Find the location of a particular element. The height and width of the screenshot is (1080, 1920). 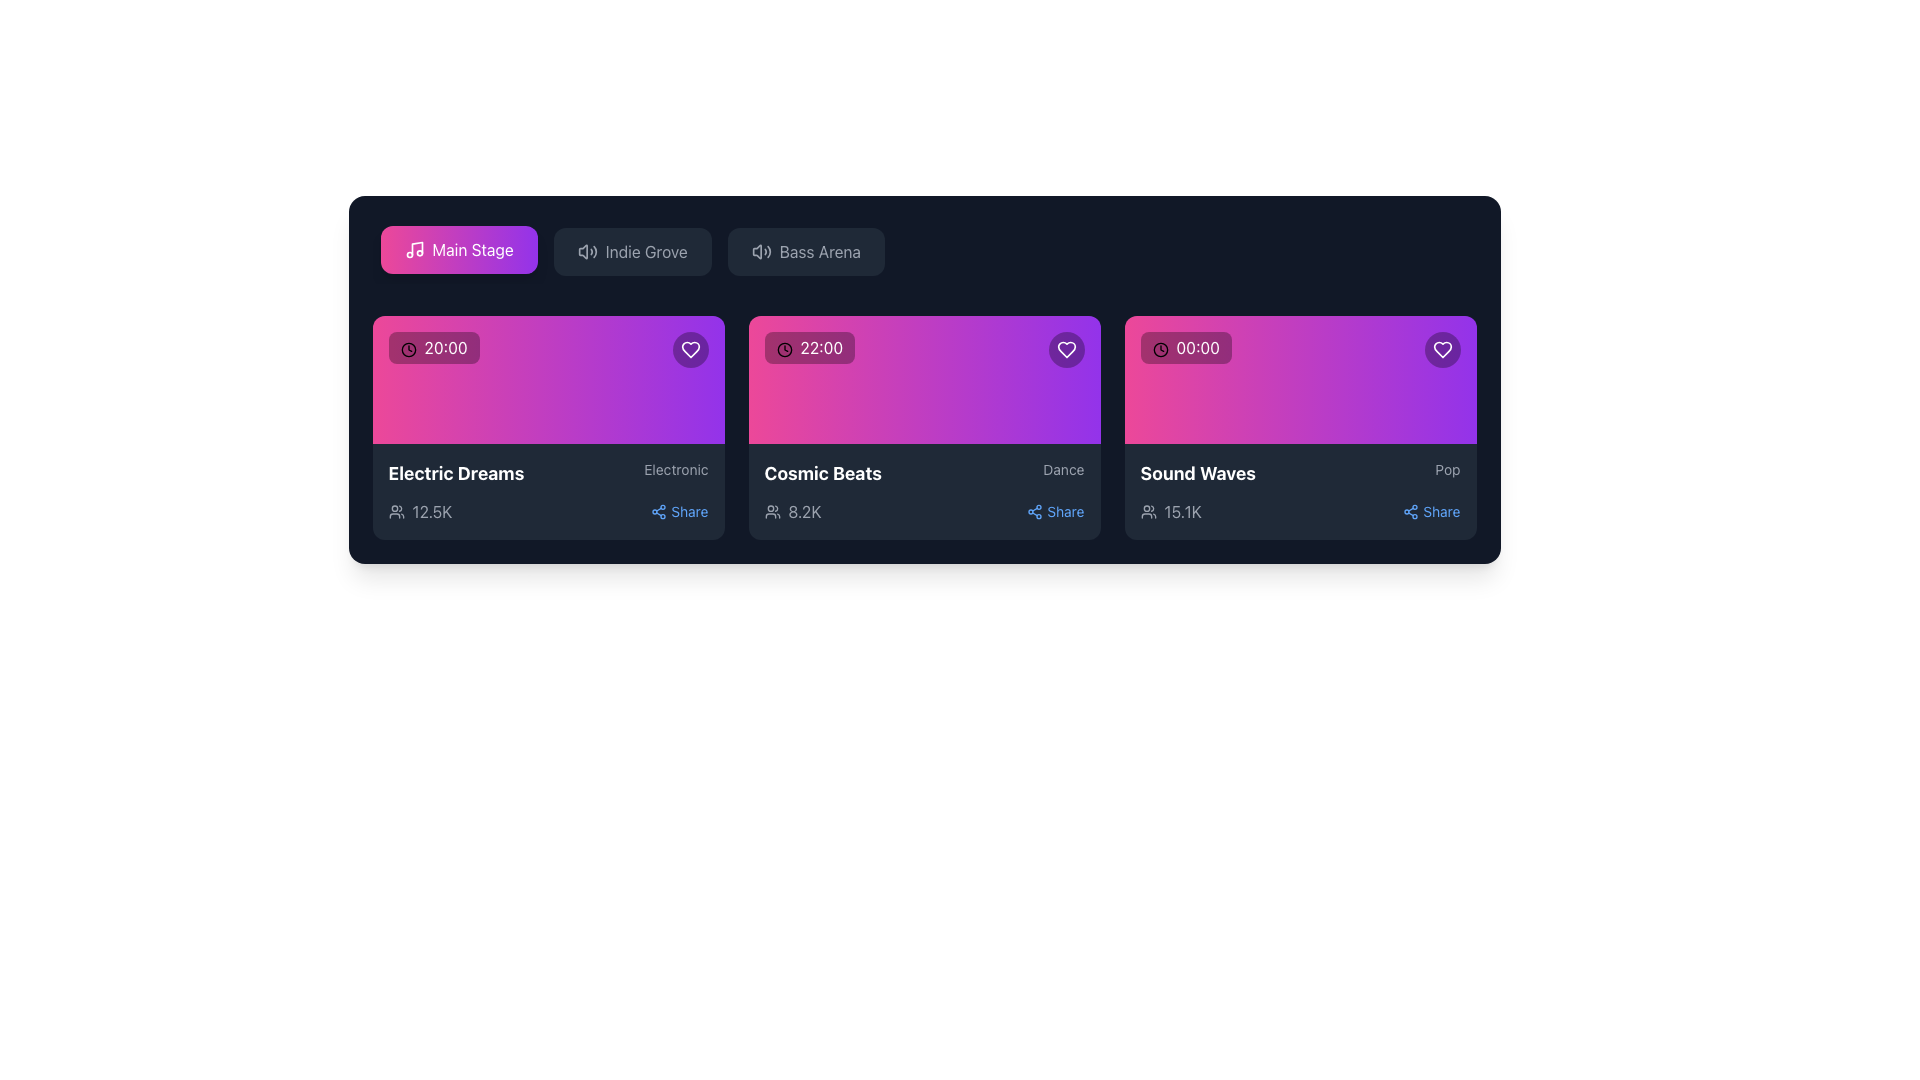

the volume icon located to the left of the text label 'Bass Arena' is located at coordinates (760, 250).